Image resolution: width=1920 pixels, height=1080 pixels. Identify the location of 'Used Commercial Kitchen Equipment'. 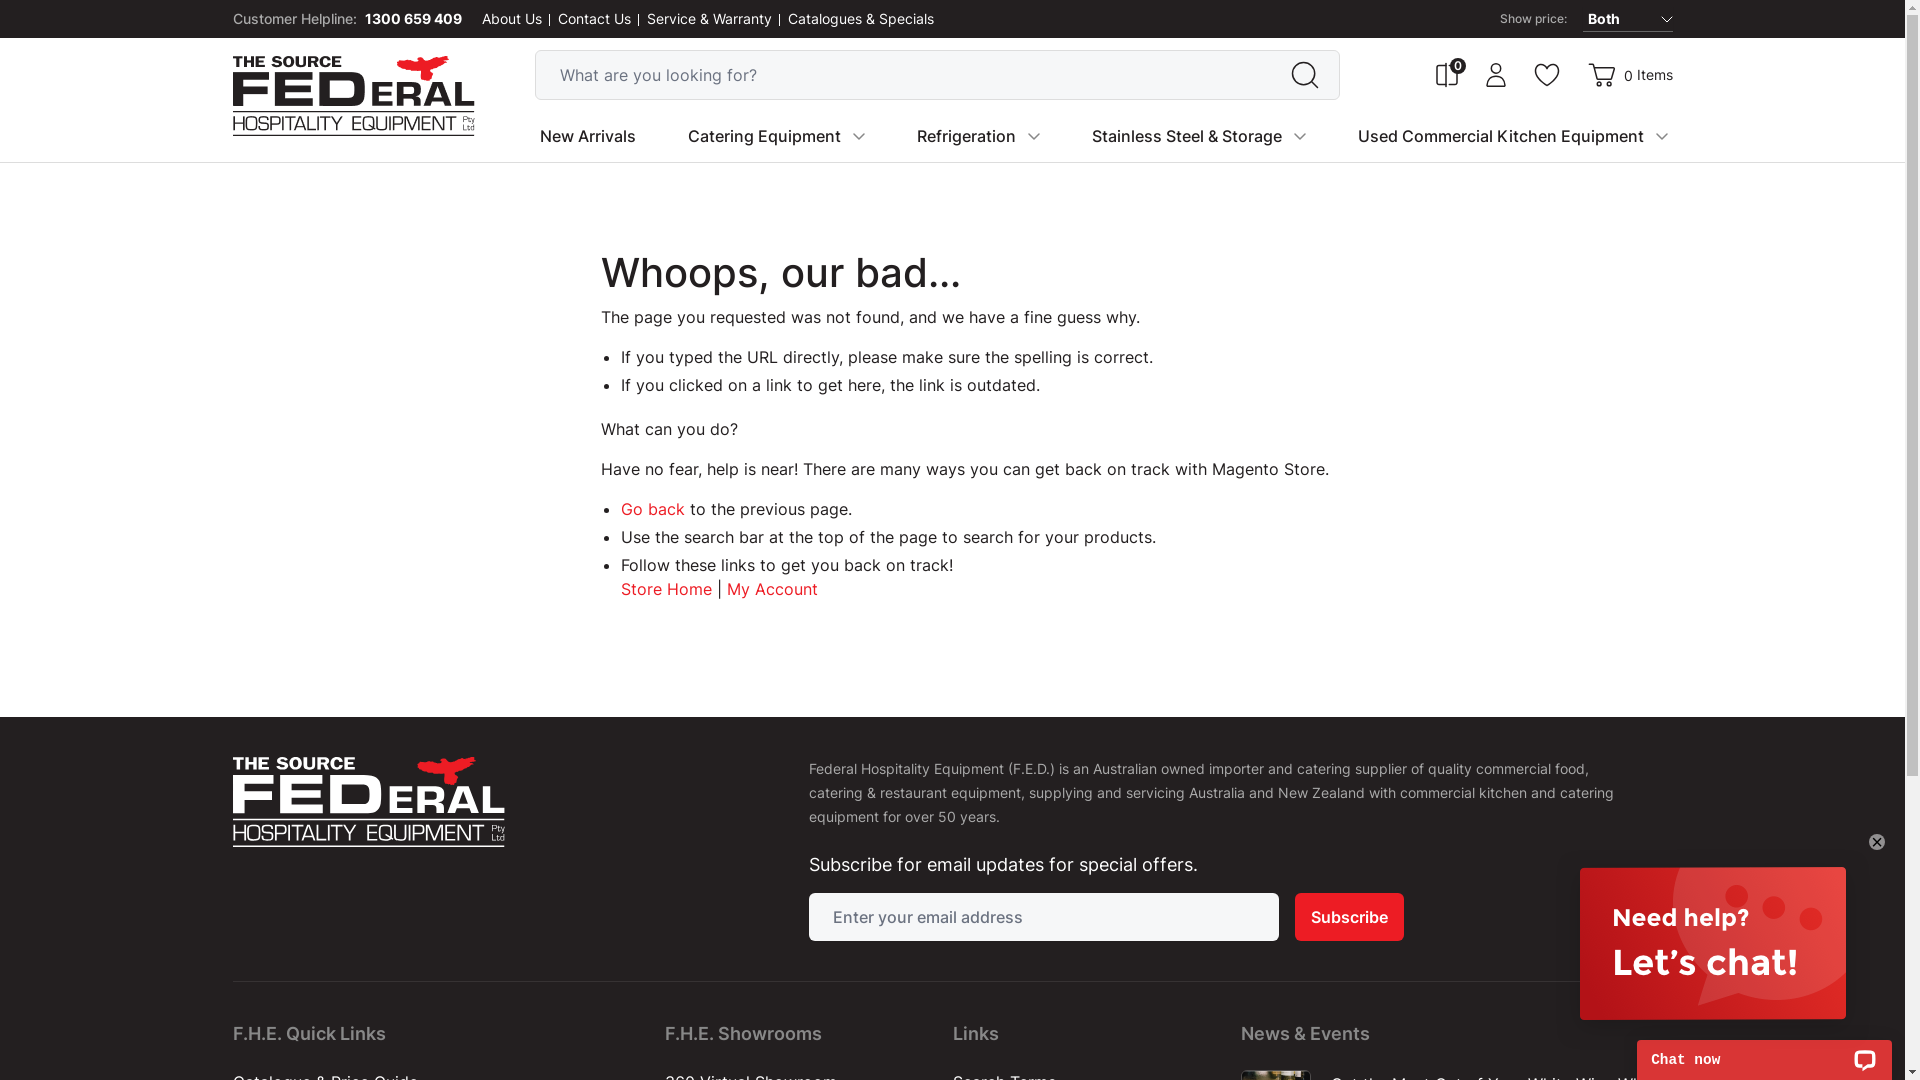
(1501, 135).